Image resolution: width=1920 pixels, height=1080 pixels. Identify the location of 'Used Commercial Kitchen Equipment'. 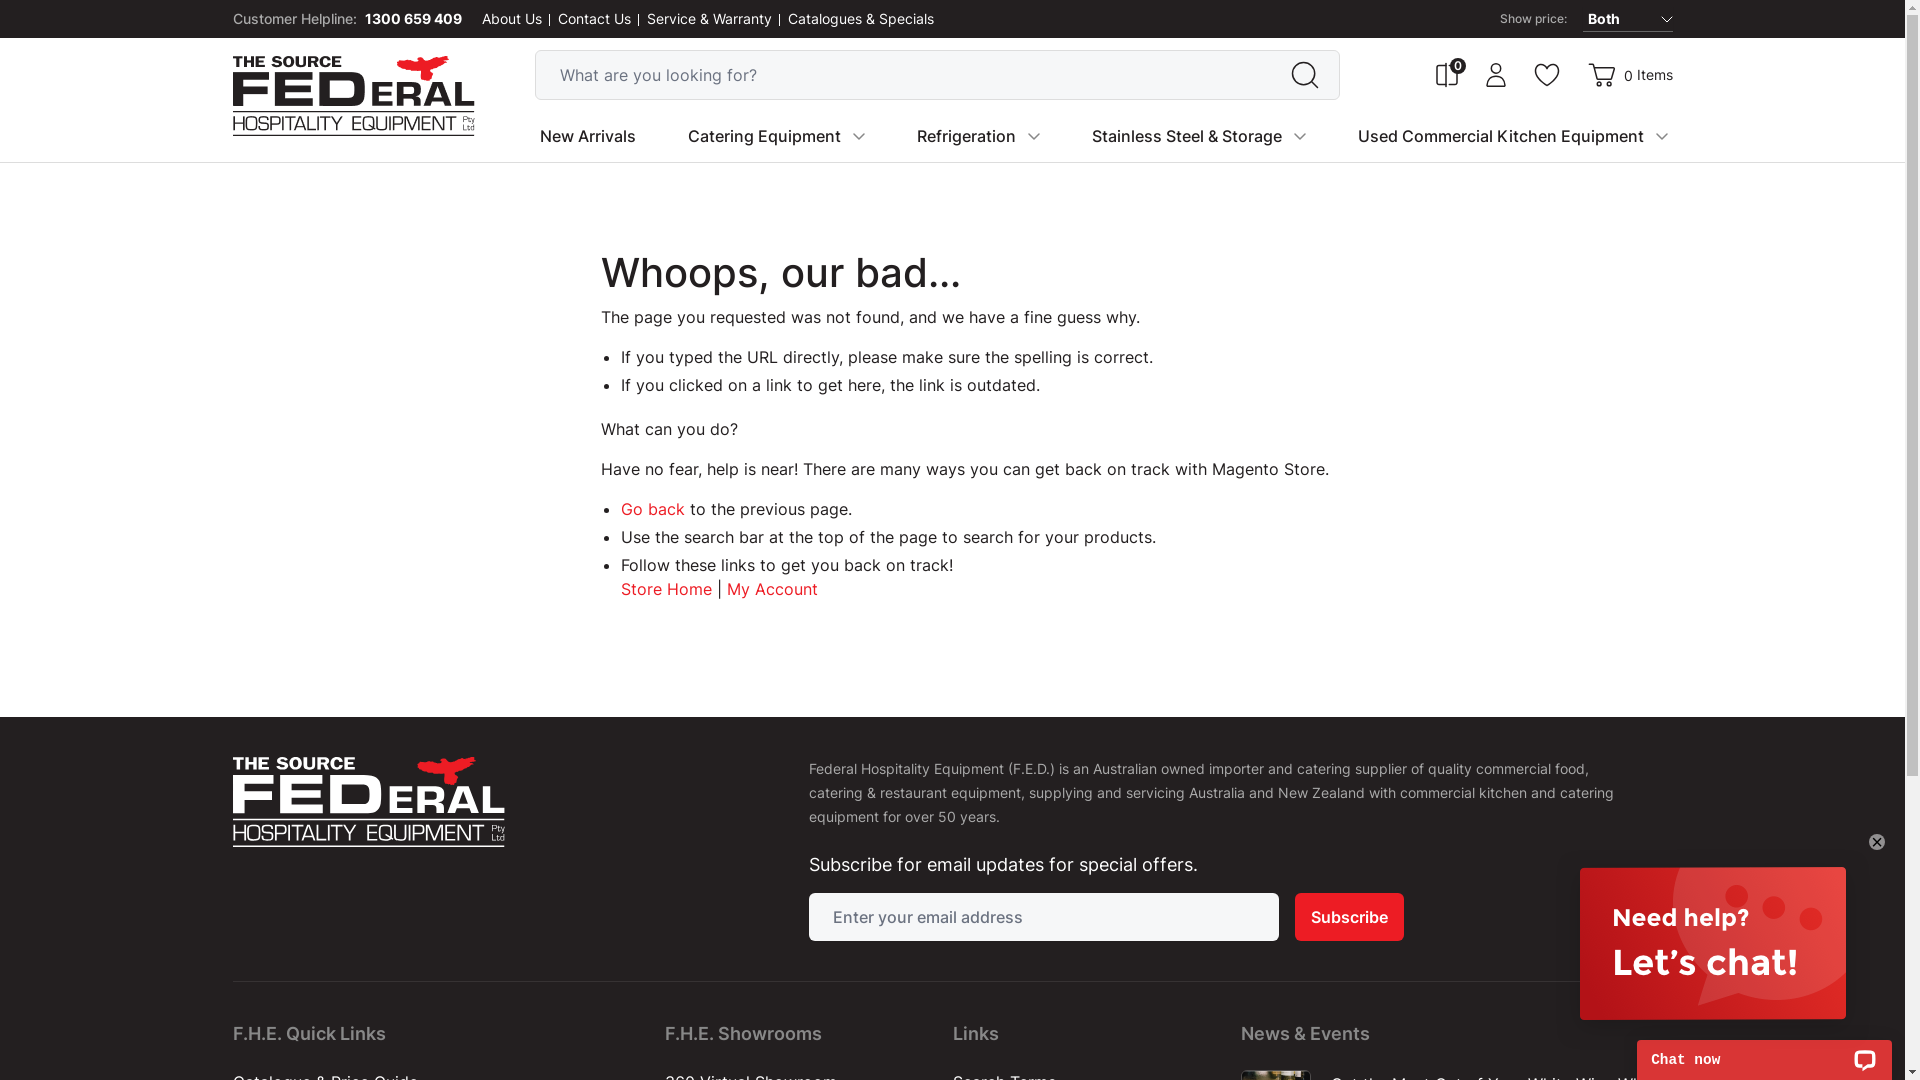
(1501, 135).